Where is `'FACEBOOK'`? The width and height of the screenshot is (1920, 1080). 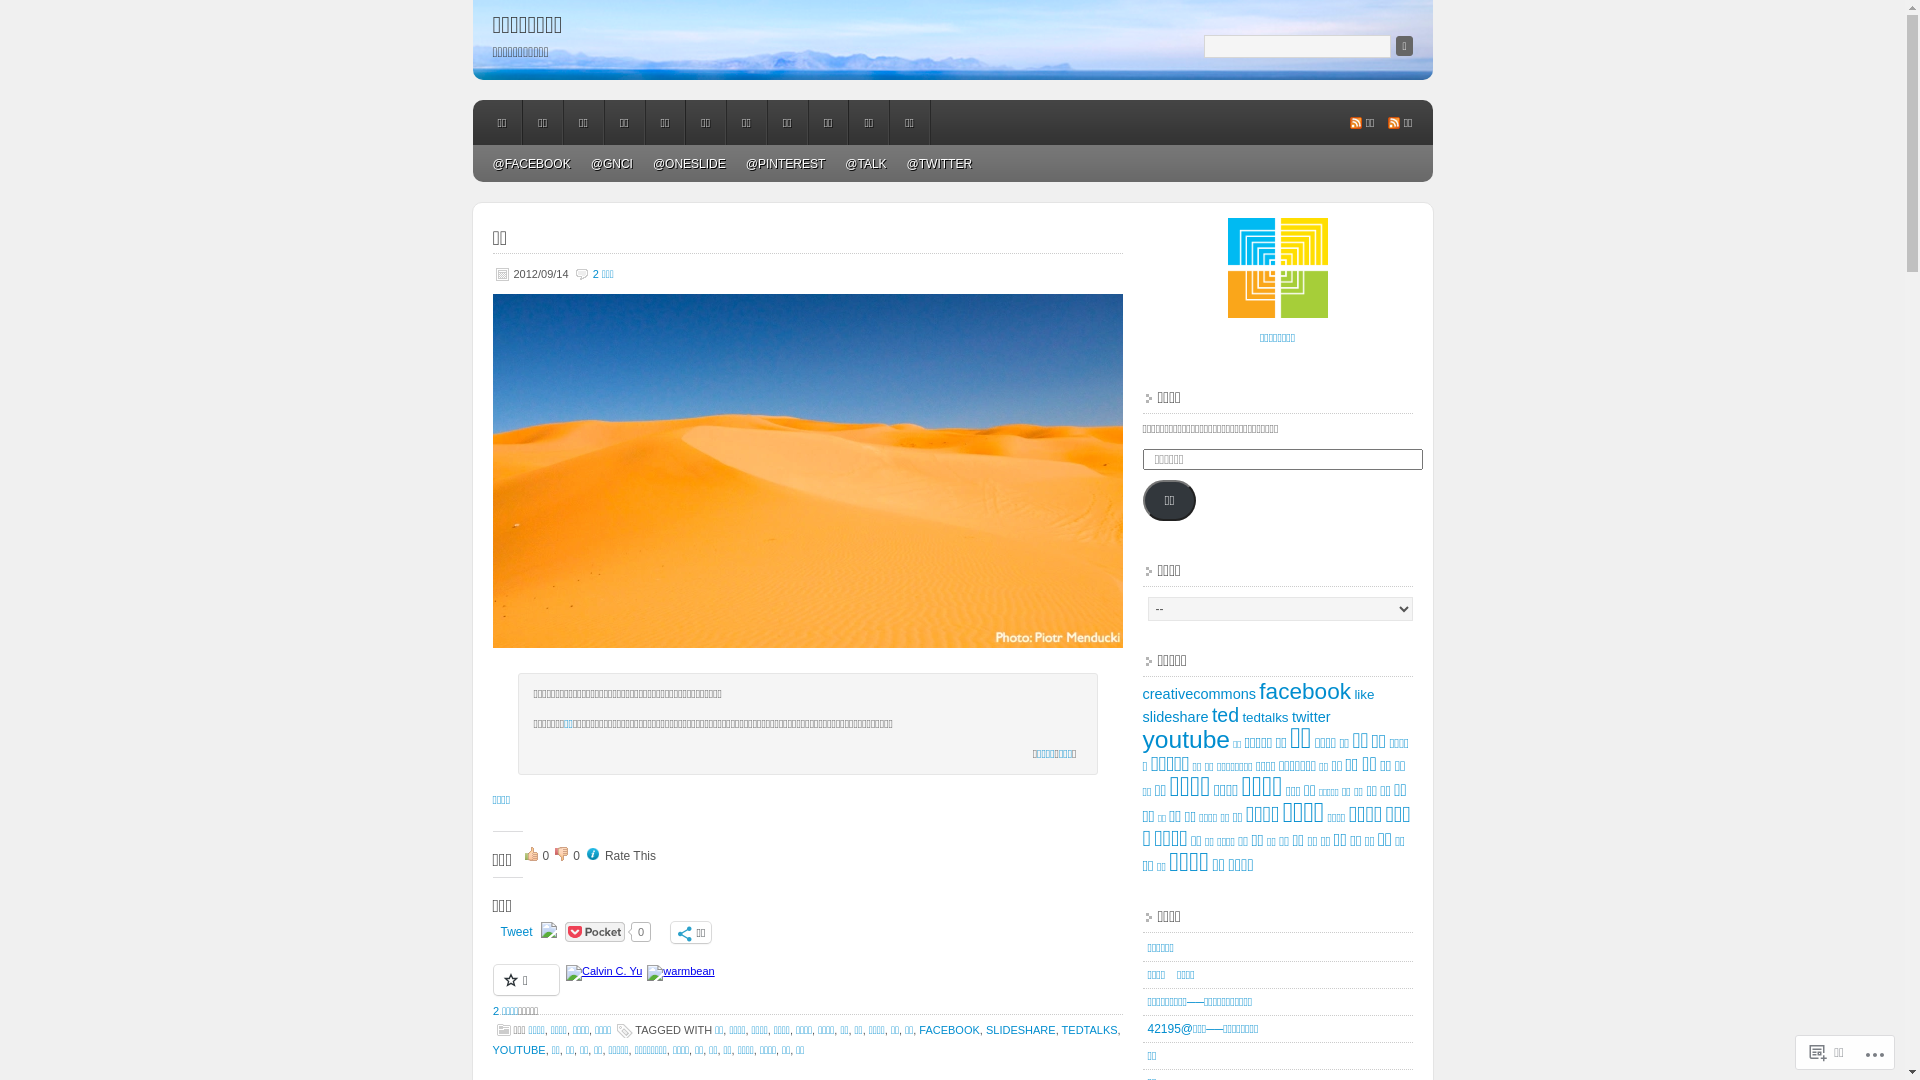
'FACEBOOK' is located at coordinates (948, 1029).